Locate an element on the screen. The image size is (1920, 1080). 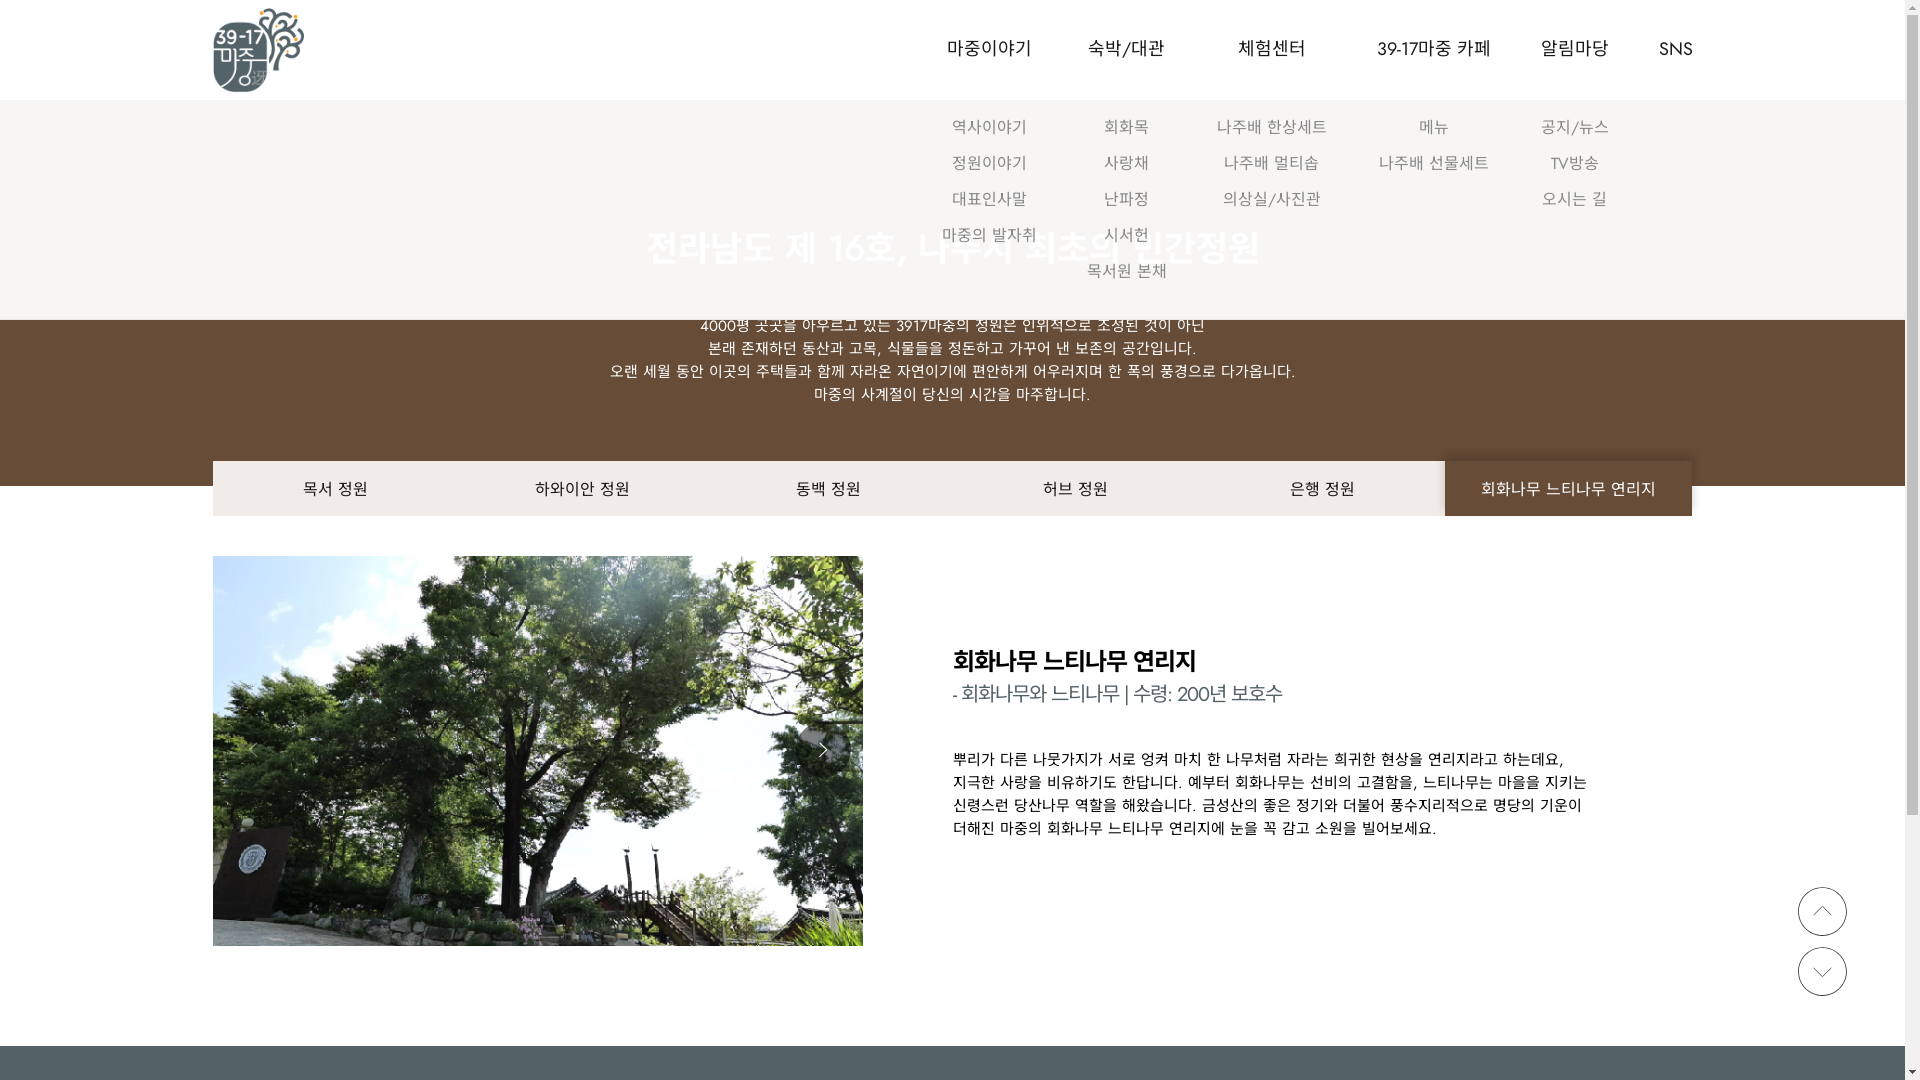
'SNS' is located at coordinates (1657, 49).